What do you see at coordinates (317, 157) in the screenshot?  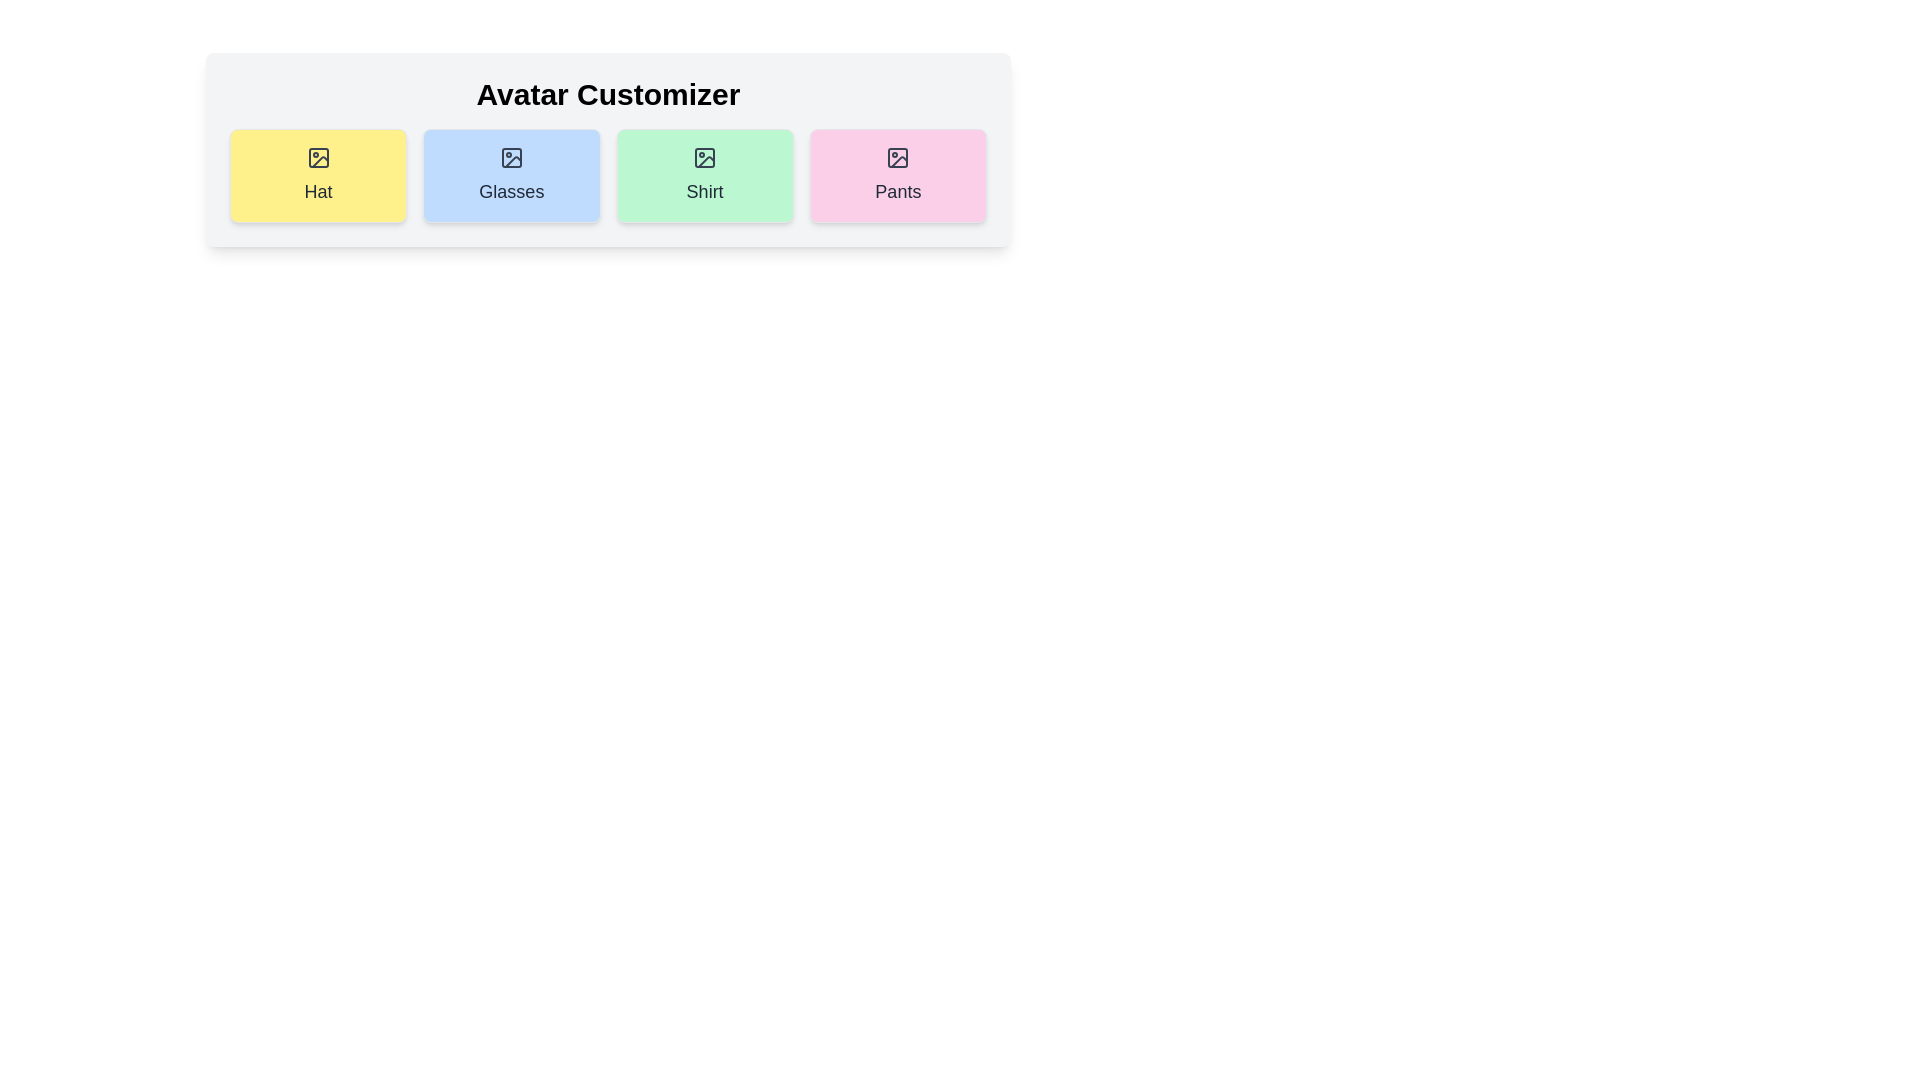 I see `the 'Hat' icon represented within the yellow rectangular card located in the top-left corner of the grid` at bounding box center [317, 157].